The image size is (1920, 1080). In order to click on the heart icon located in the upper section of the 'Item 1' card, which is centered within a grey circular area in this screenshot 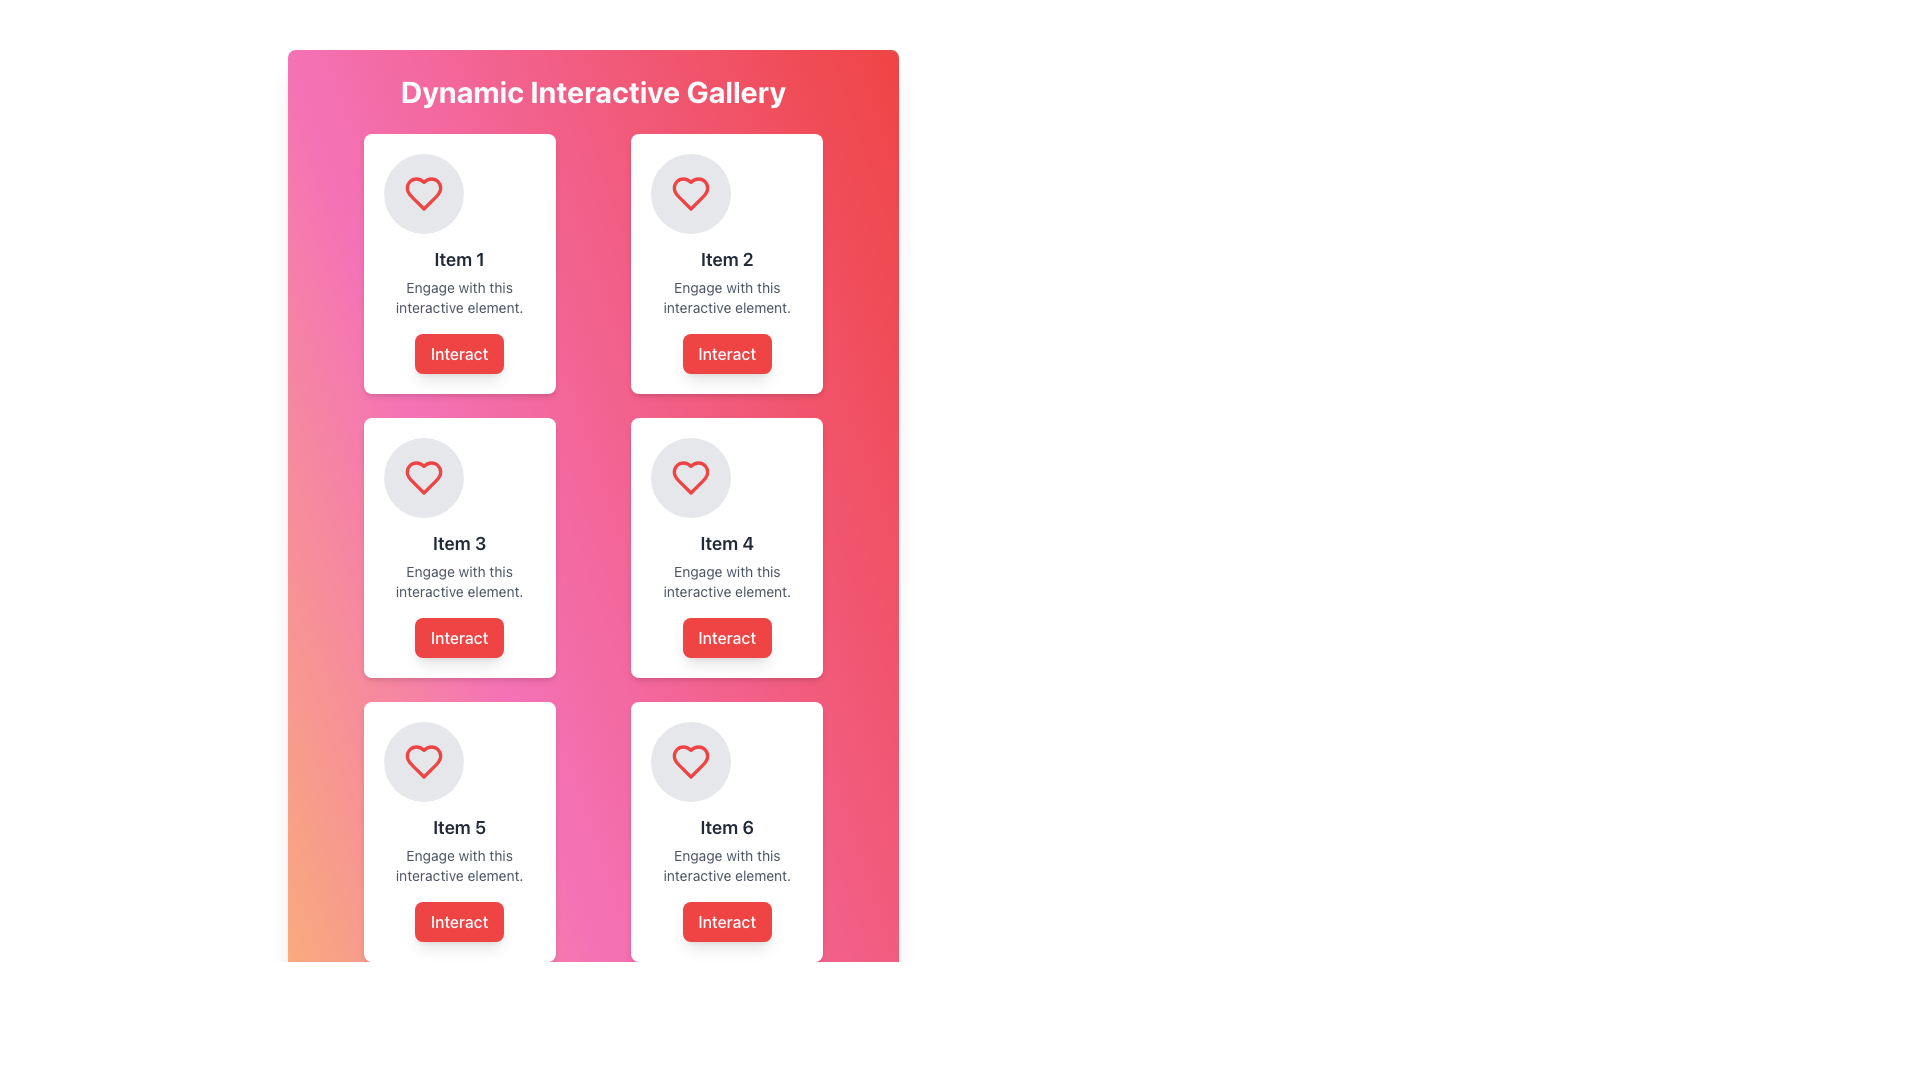, I will do `click(422, 193)`.